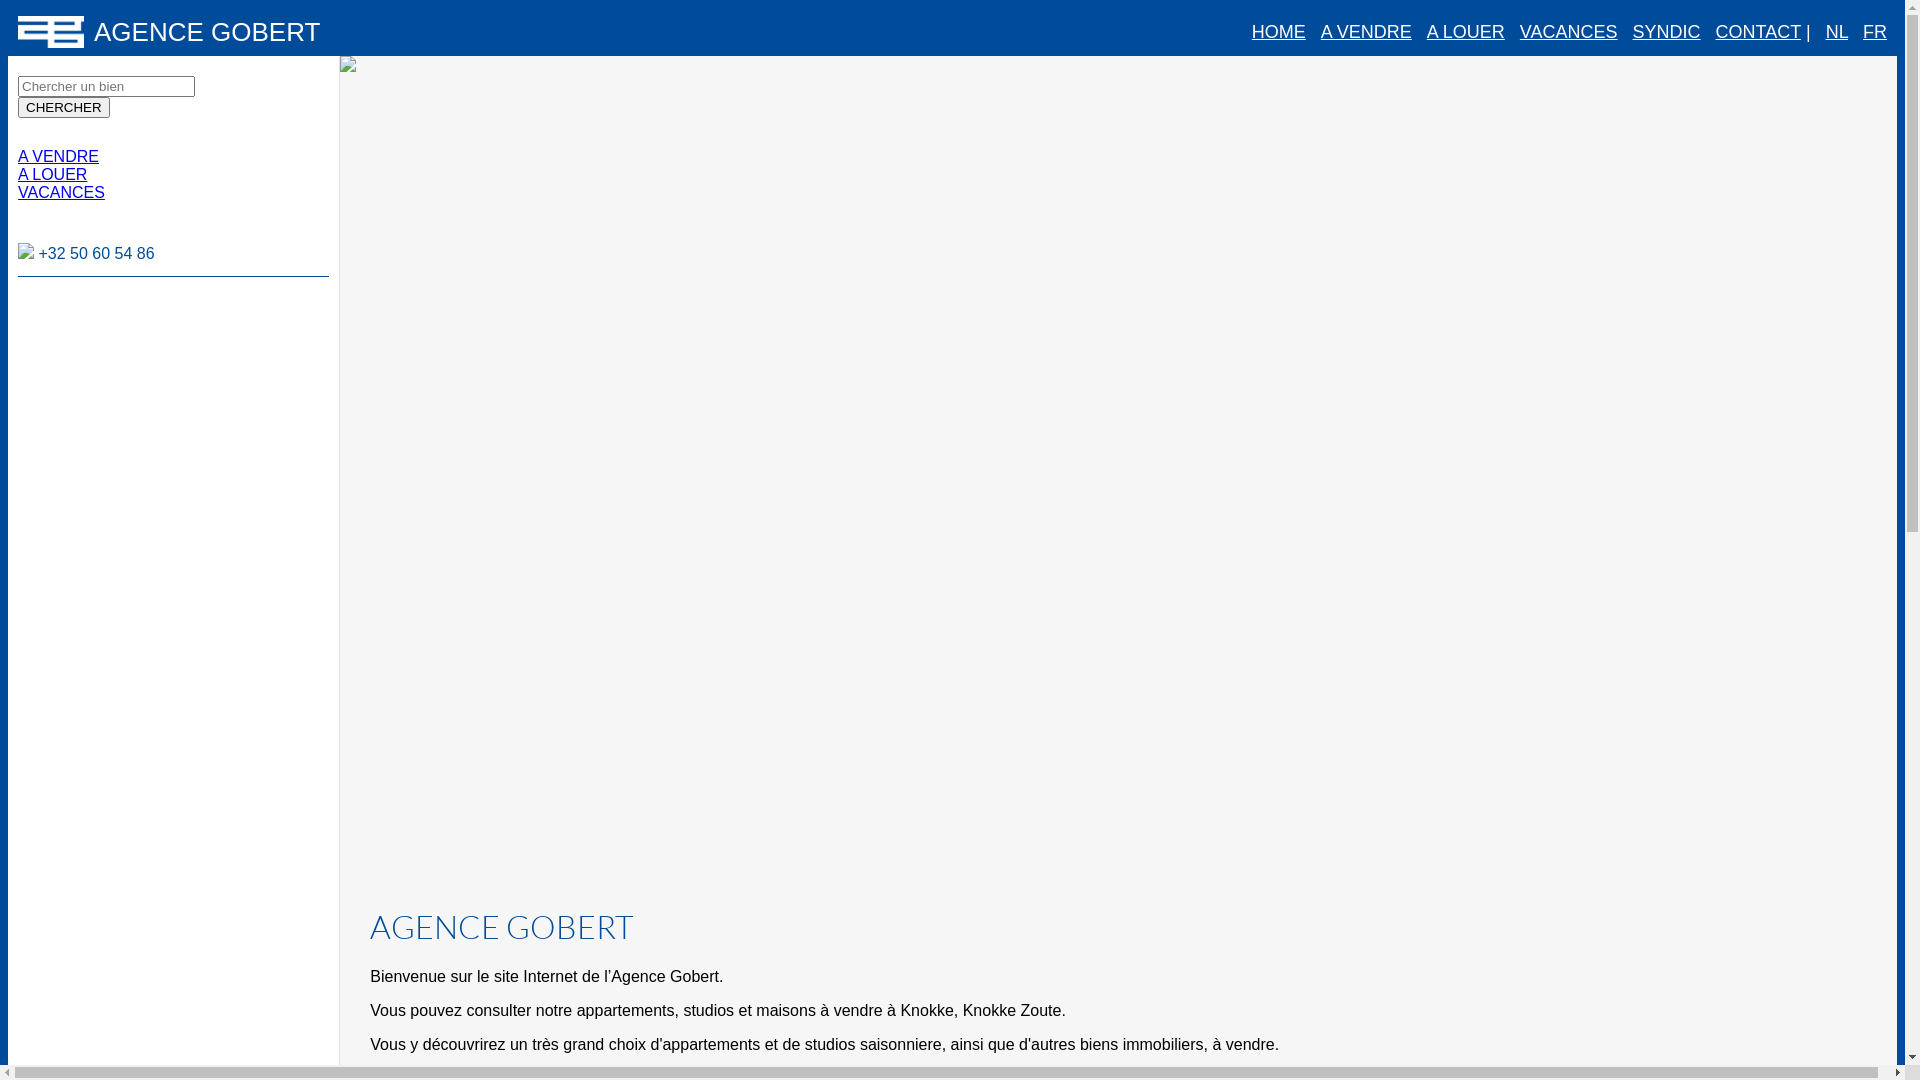  Describe the element at coordinates (63, 107) in the screenshot. I see `'CHERCHER'` at that location.